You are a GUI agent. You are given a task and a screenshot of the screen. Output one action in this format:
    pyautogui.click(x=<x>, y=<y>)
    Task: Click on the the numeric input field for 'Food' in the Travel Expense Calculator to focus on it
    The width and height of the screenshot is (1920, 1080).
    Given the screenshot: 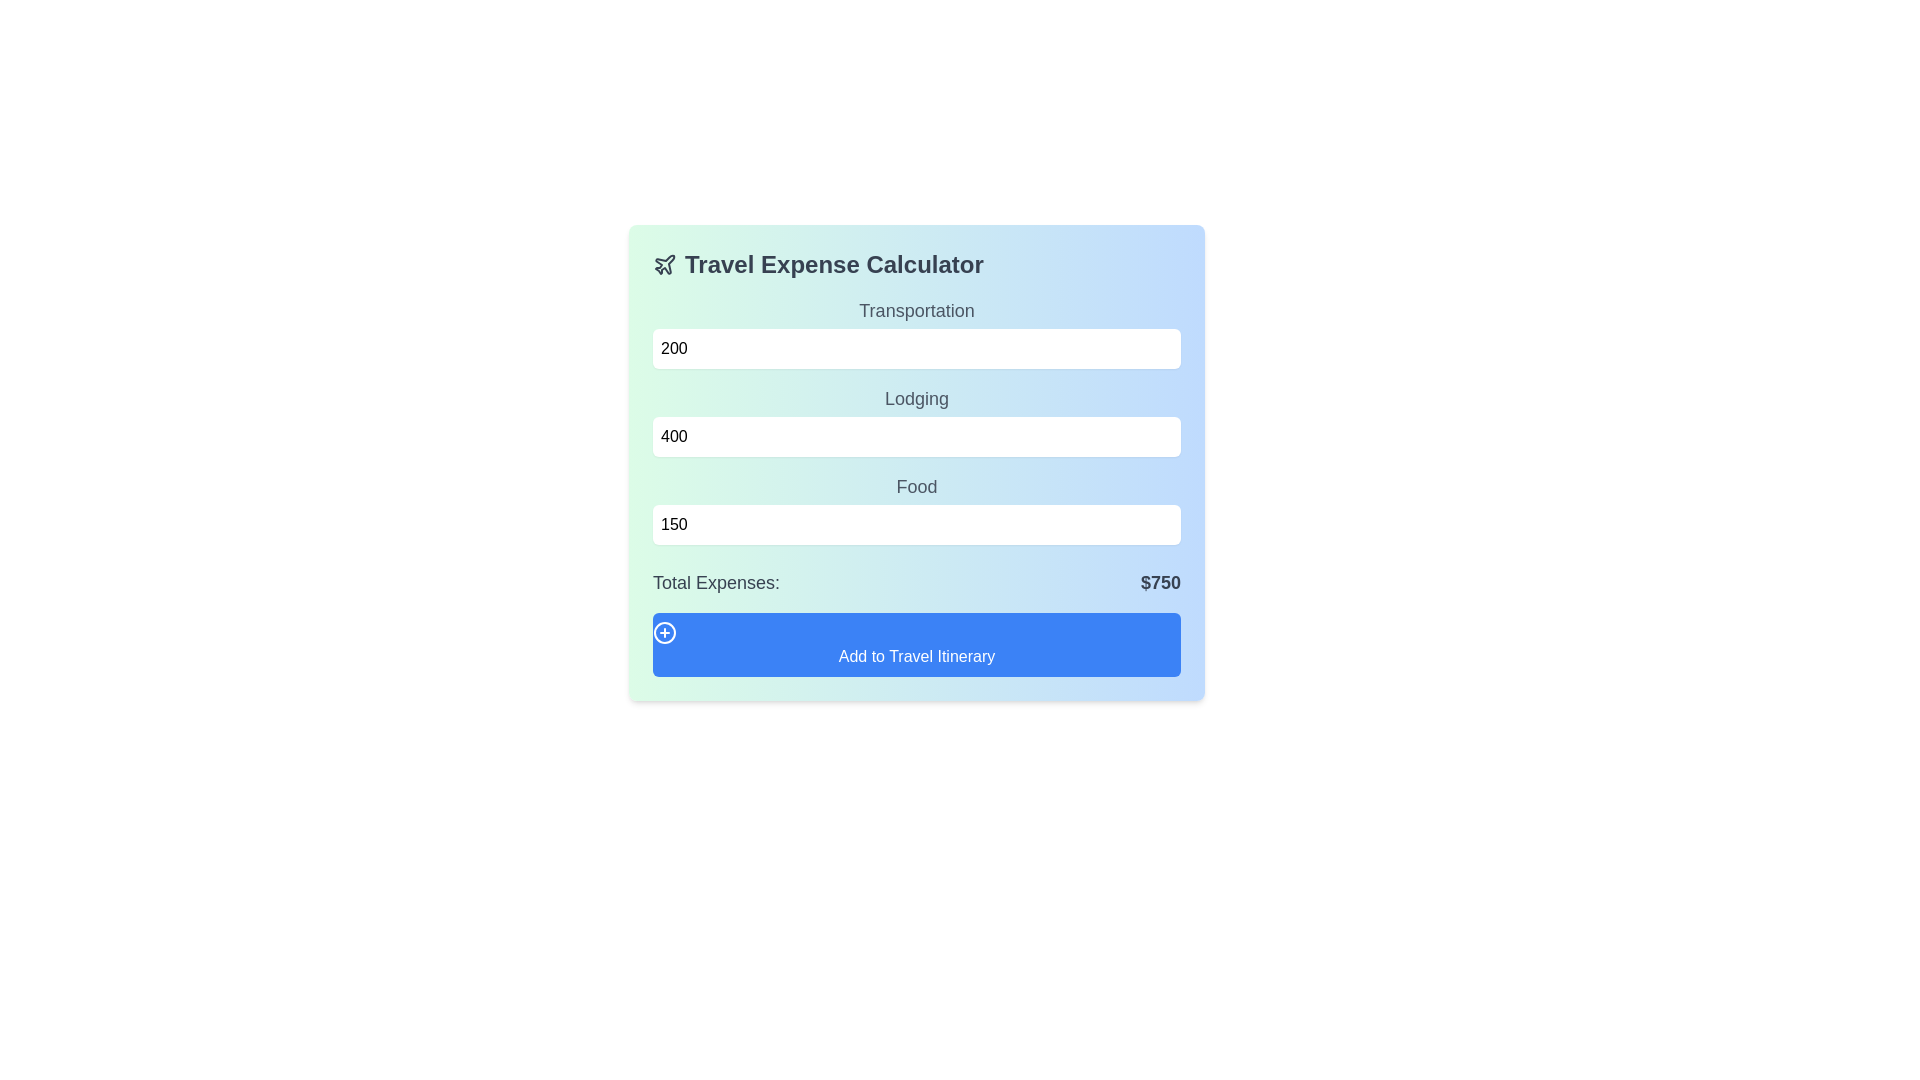 What is the action you would take?
    pyautogui.click(x=915, y=508)
    